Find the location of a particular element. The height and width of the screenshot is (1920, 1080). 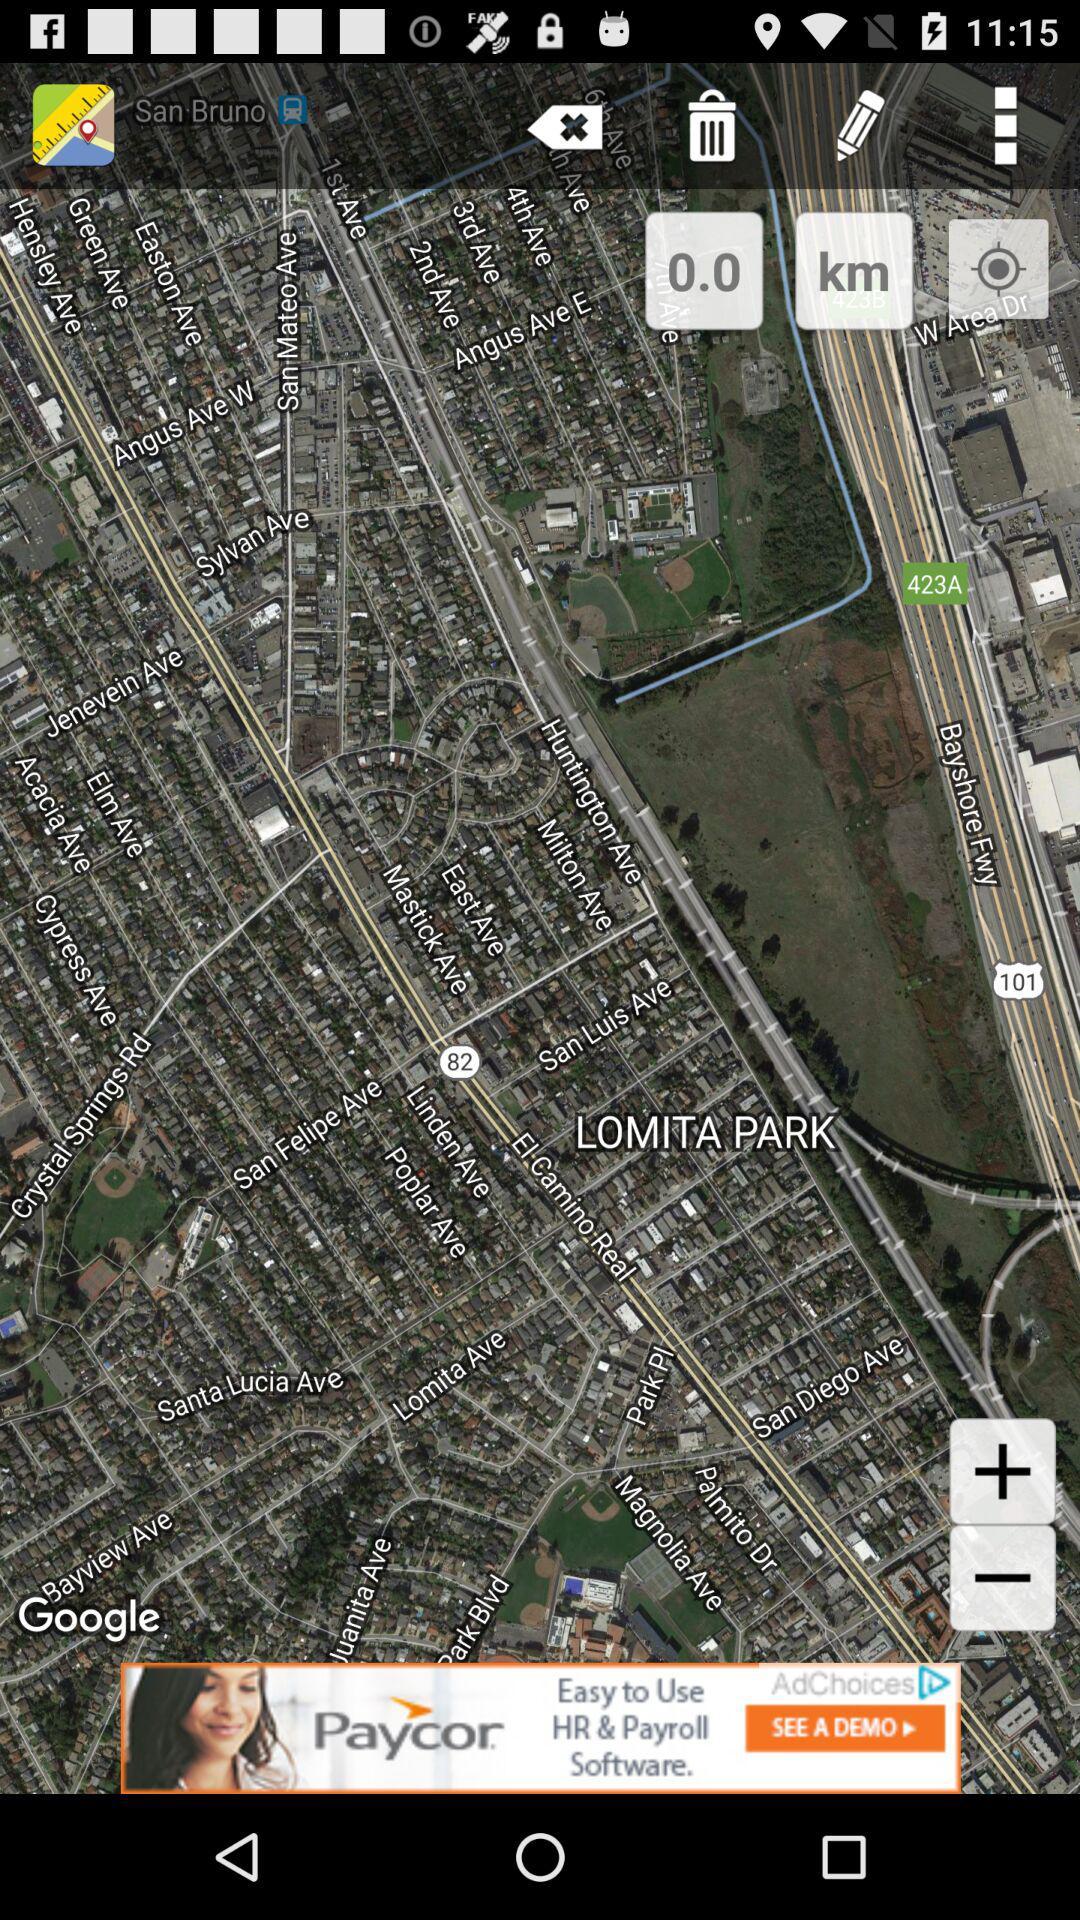

the google logo on the web page is located at coordinates (92, 1620).